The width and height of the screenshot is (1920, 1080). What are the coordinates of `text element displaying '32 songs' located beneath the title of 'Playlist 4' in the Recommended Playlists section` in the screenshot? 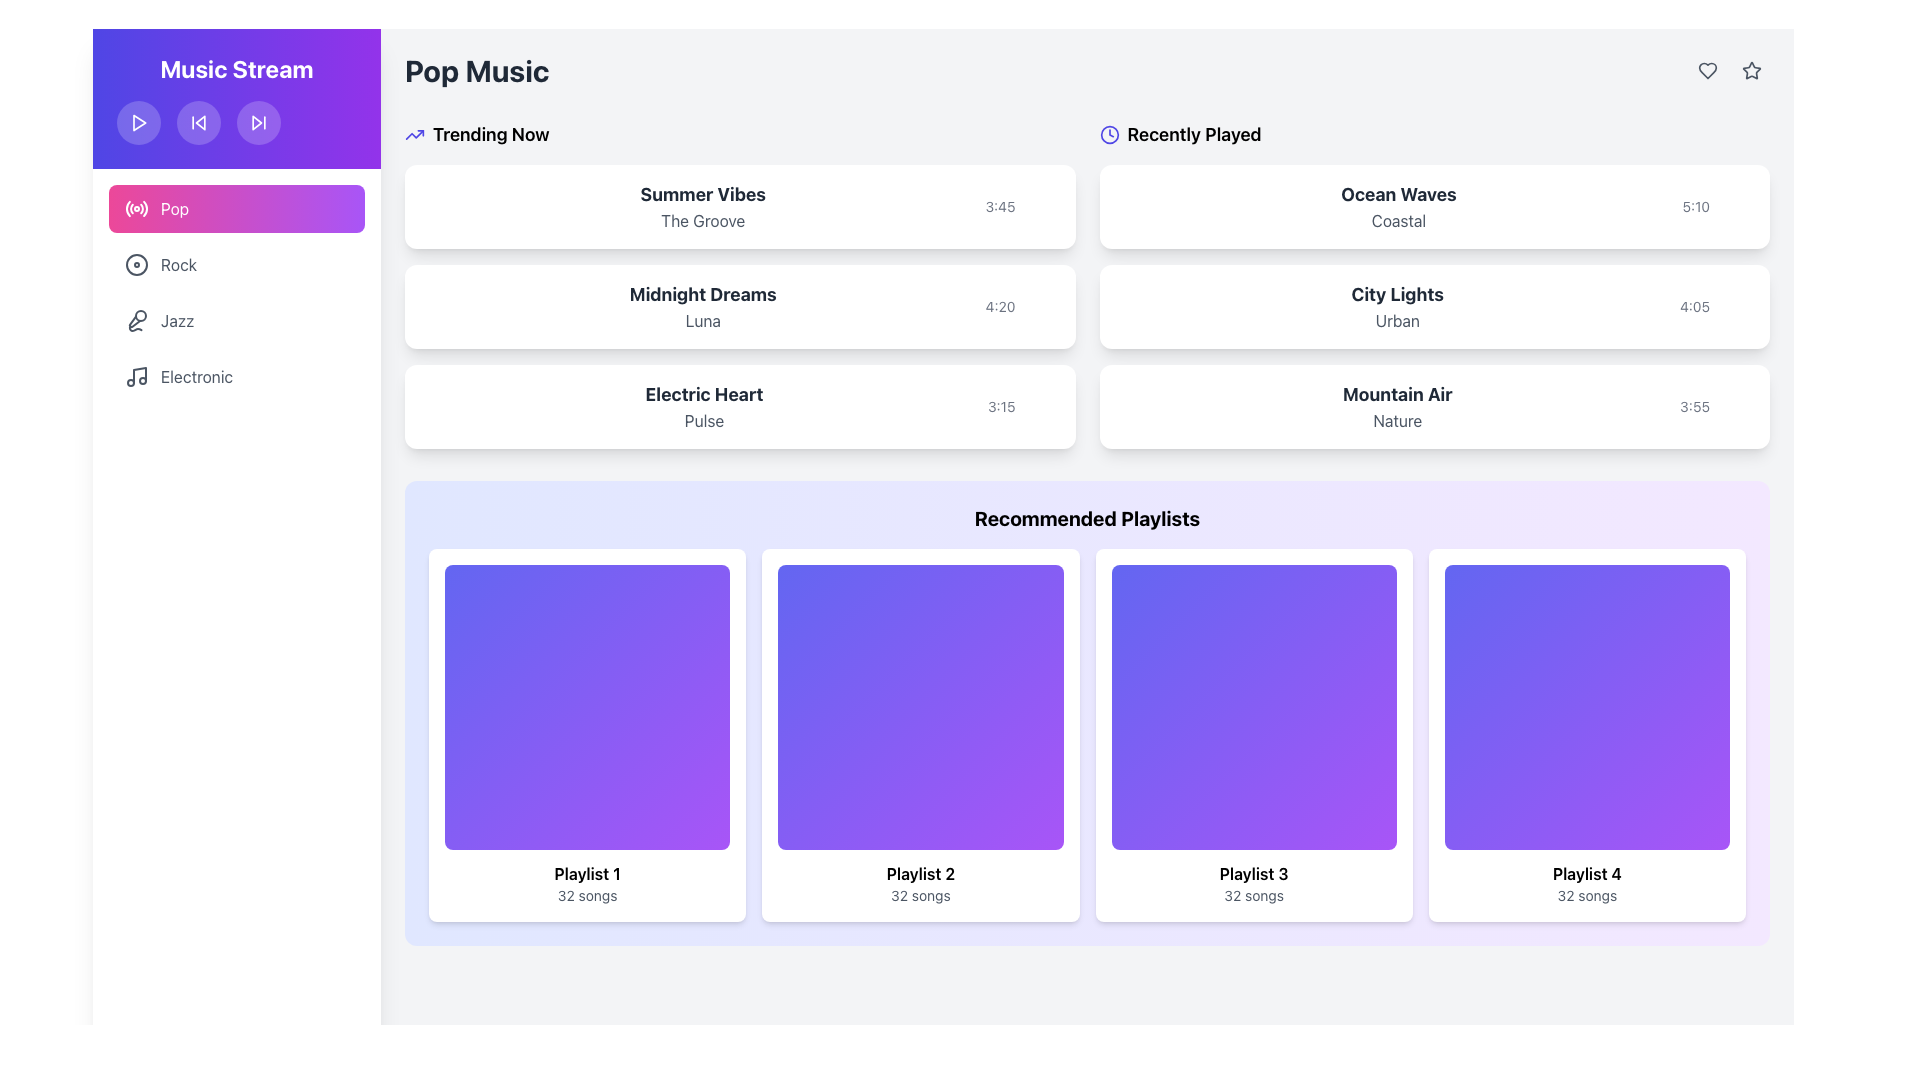 It's located at (1586, 895).